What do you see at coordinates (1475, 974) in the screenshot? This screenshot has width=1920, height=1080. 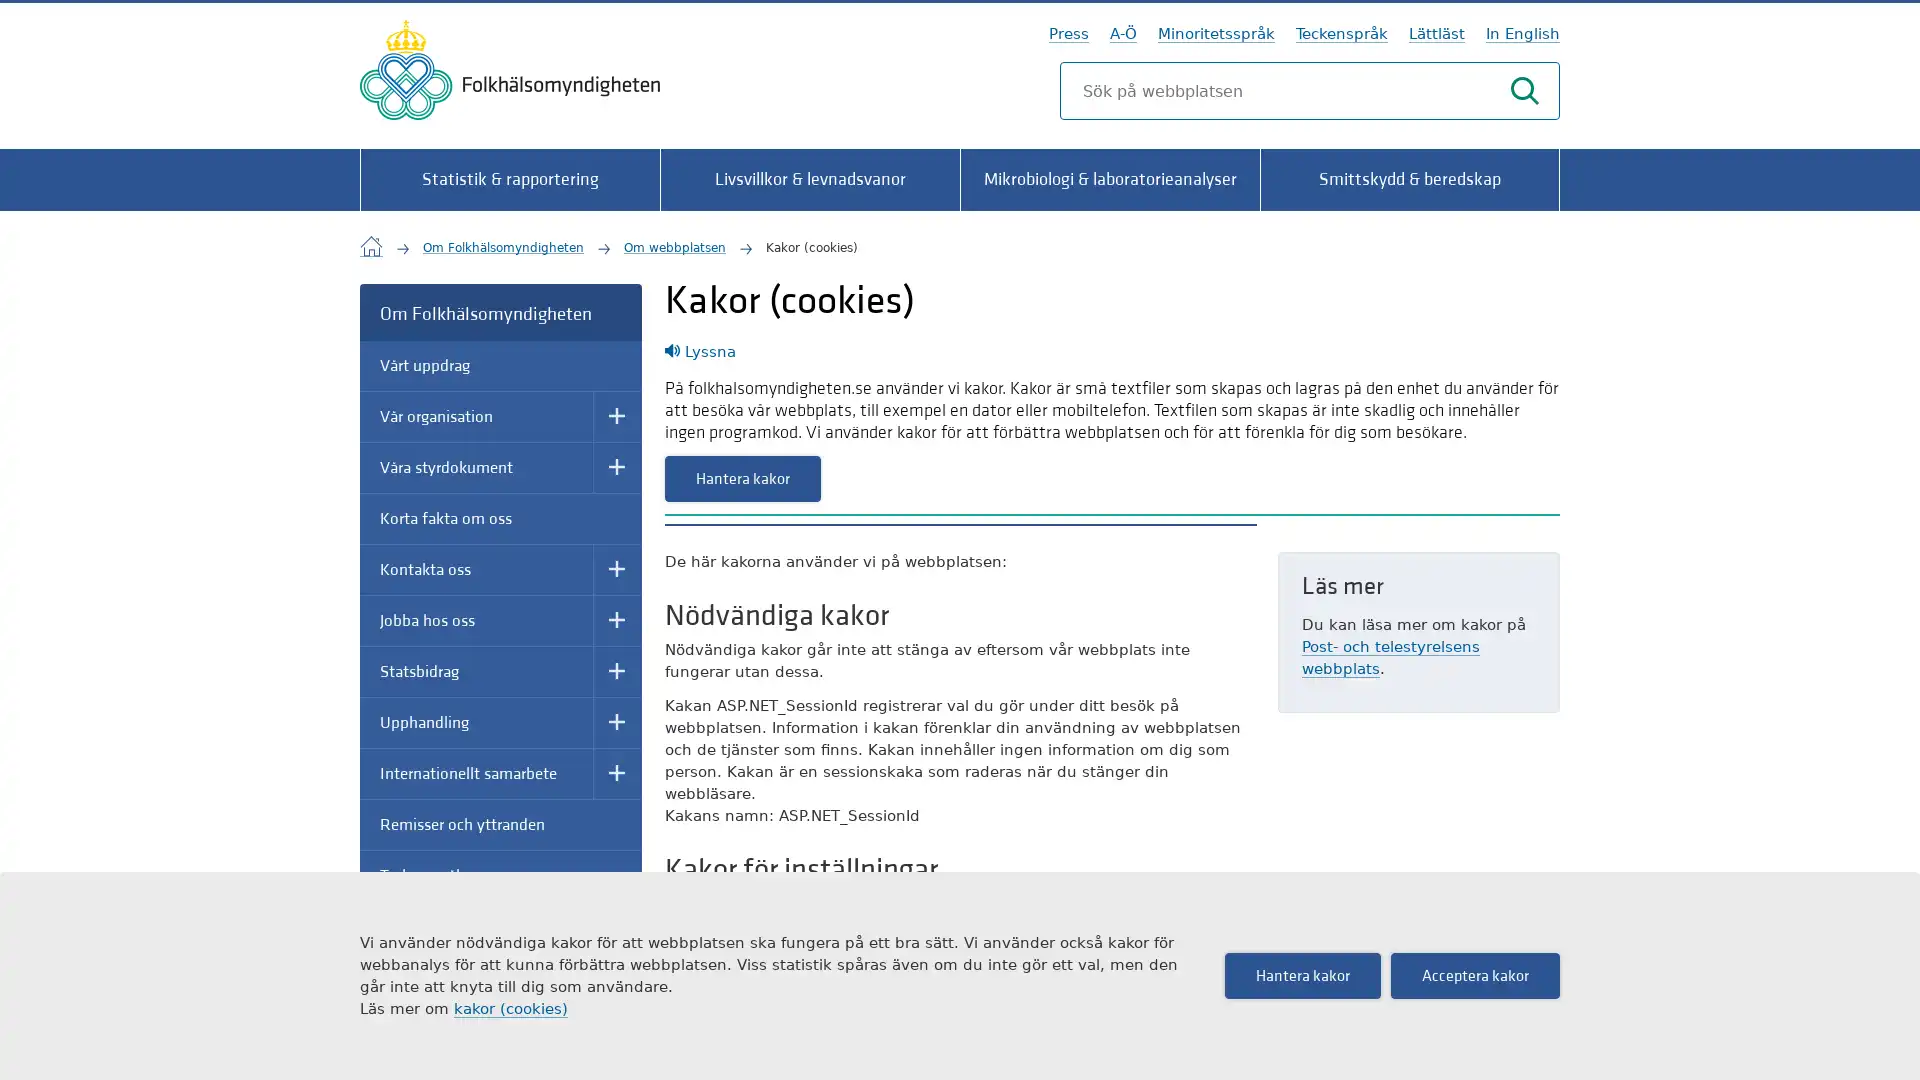 I see `Acceptera kakor` at bounding box center [1475, 974].